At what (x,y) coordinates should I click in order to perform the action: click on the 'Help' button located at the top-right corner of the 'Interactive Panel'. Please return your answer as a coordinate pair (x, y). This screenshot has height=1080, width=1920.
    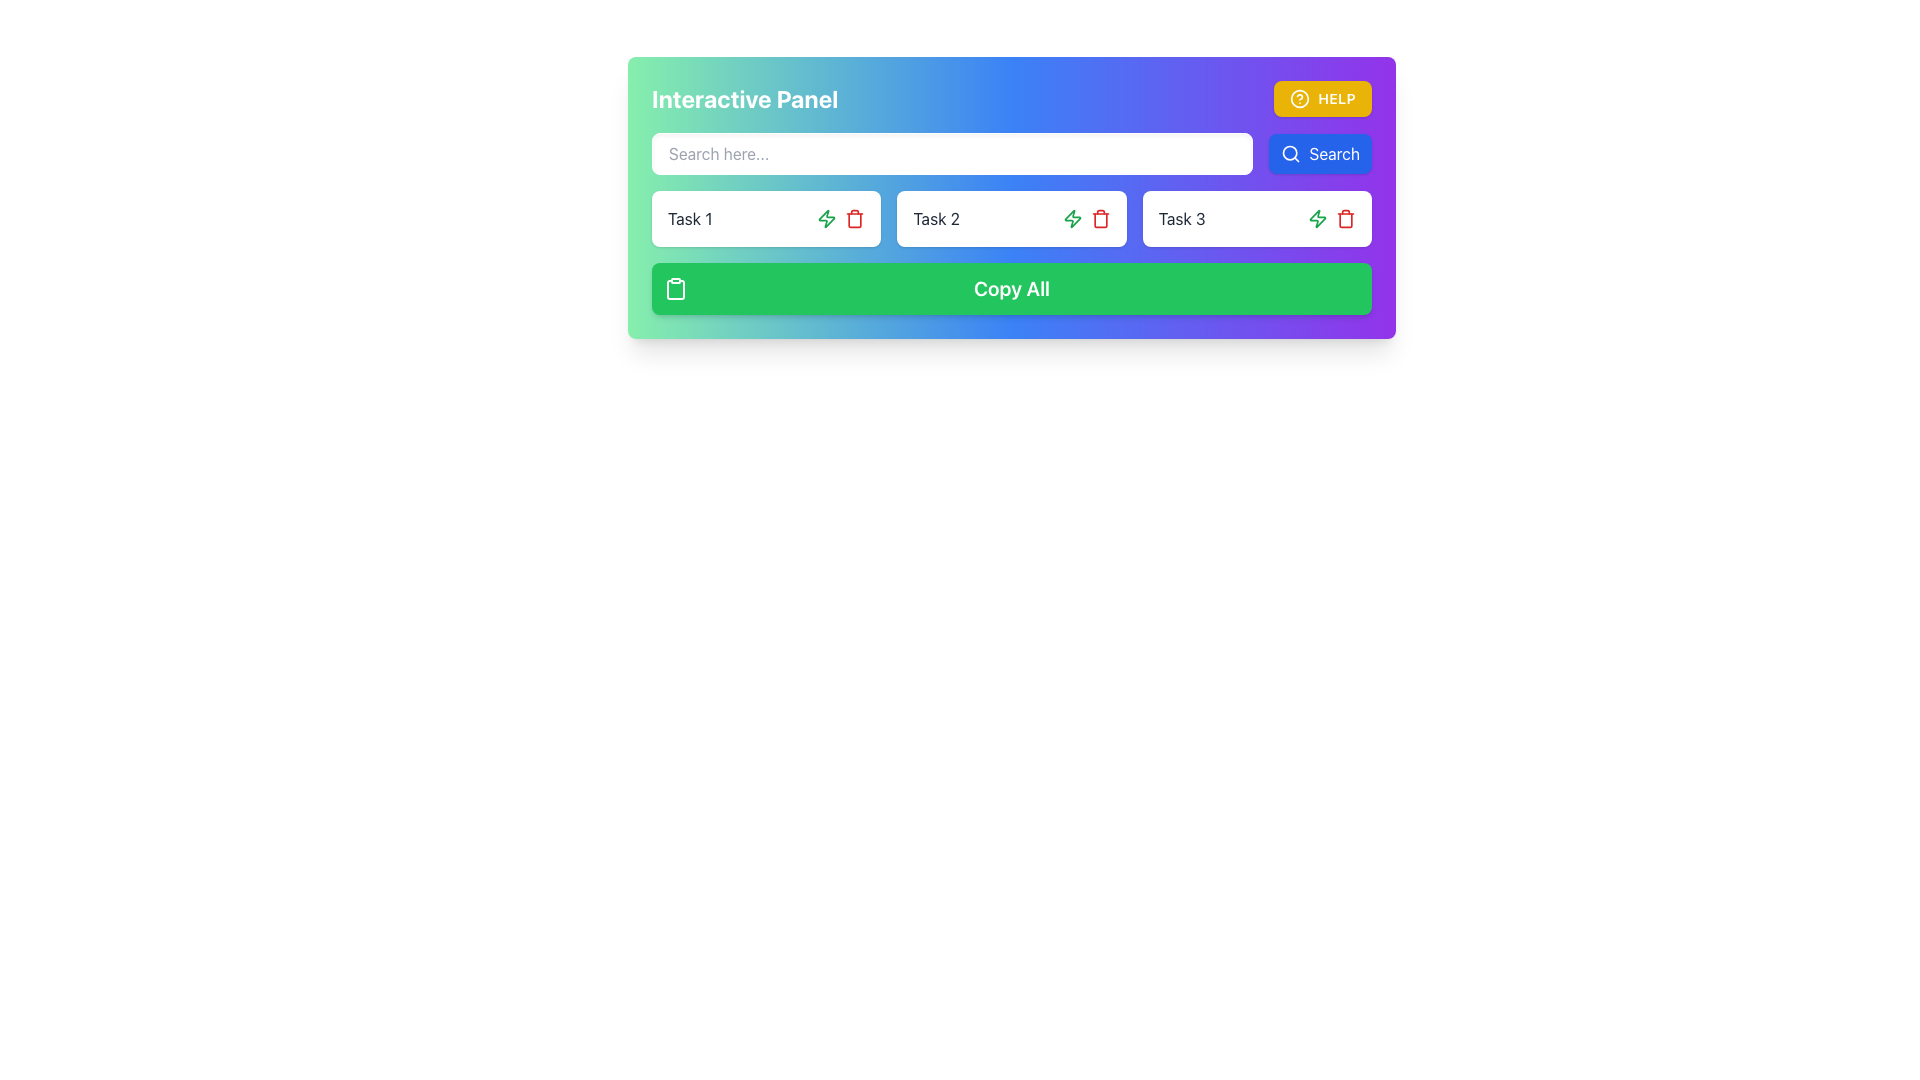
    Looking at the image, I should click on (1323, 99).